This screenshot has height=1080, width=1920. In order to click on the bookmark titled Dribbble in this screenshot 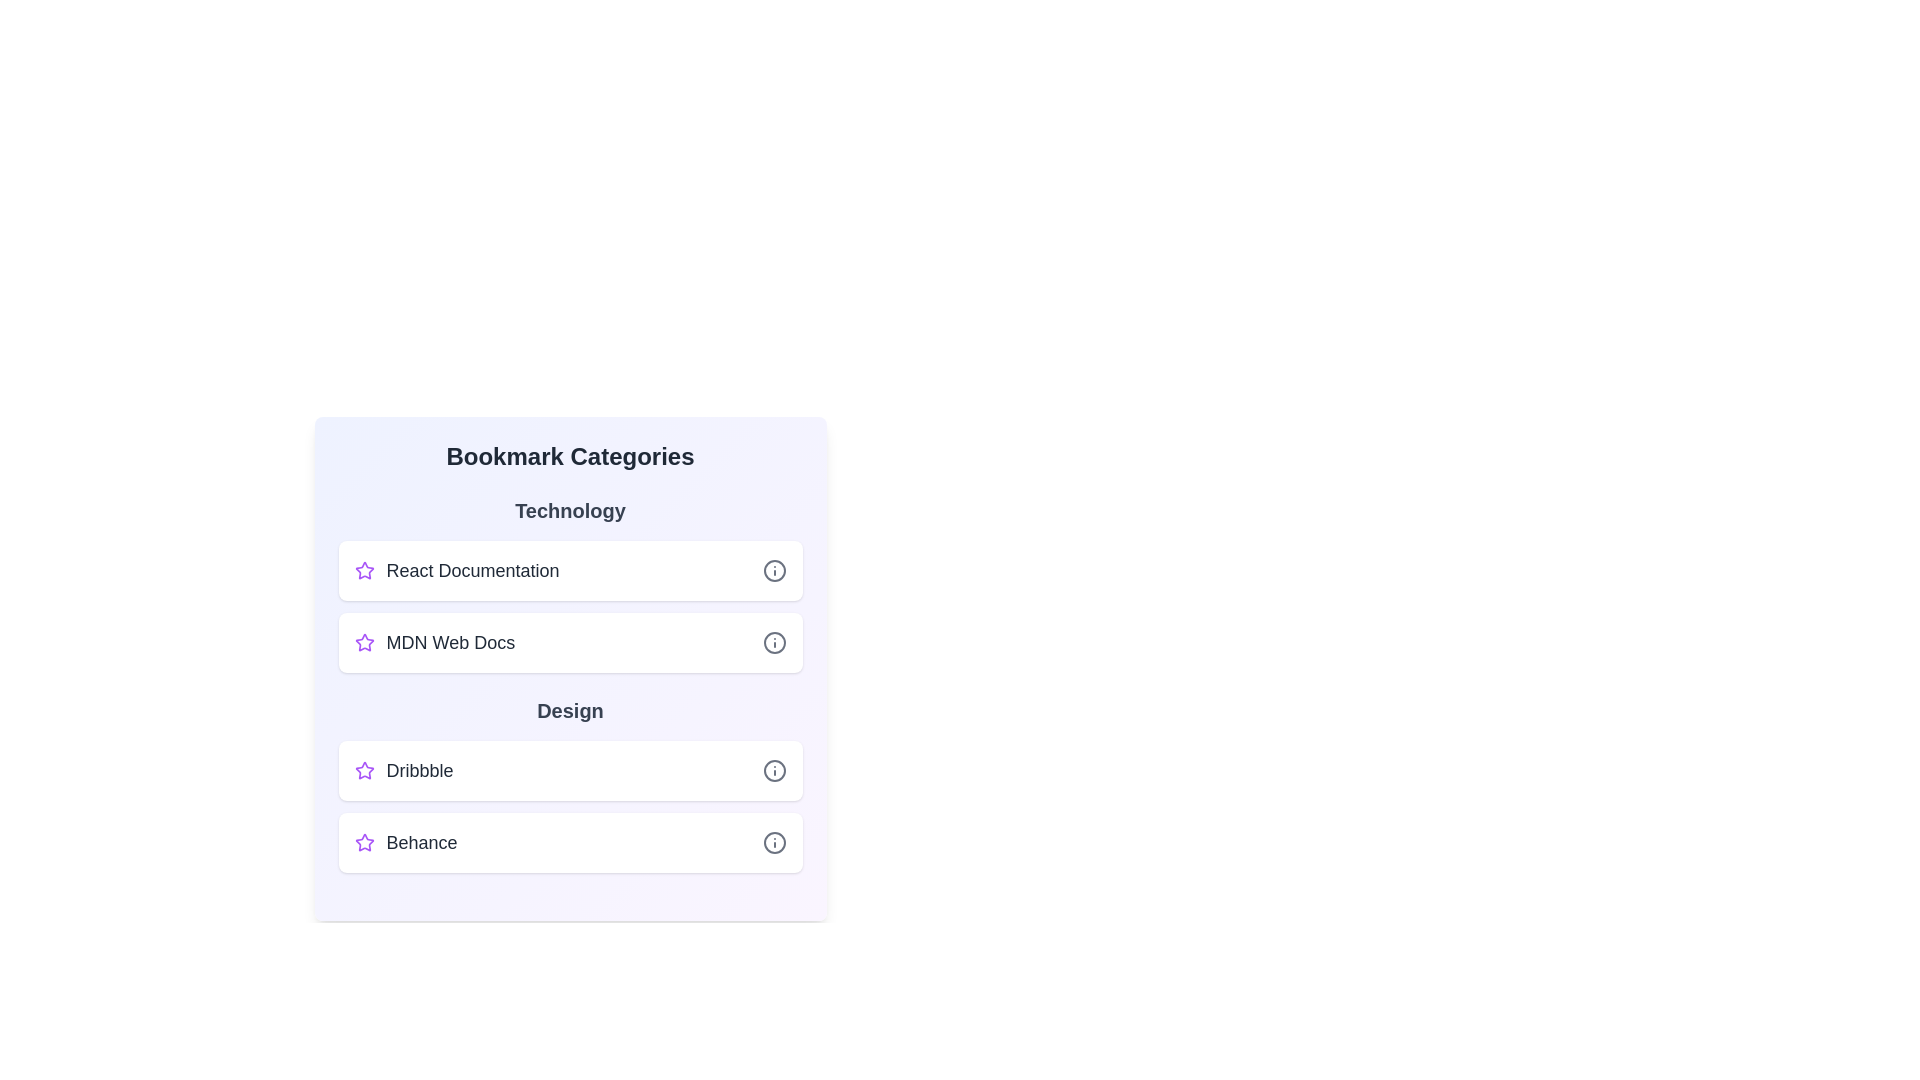, I will do `click(569, 770)`.